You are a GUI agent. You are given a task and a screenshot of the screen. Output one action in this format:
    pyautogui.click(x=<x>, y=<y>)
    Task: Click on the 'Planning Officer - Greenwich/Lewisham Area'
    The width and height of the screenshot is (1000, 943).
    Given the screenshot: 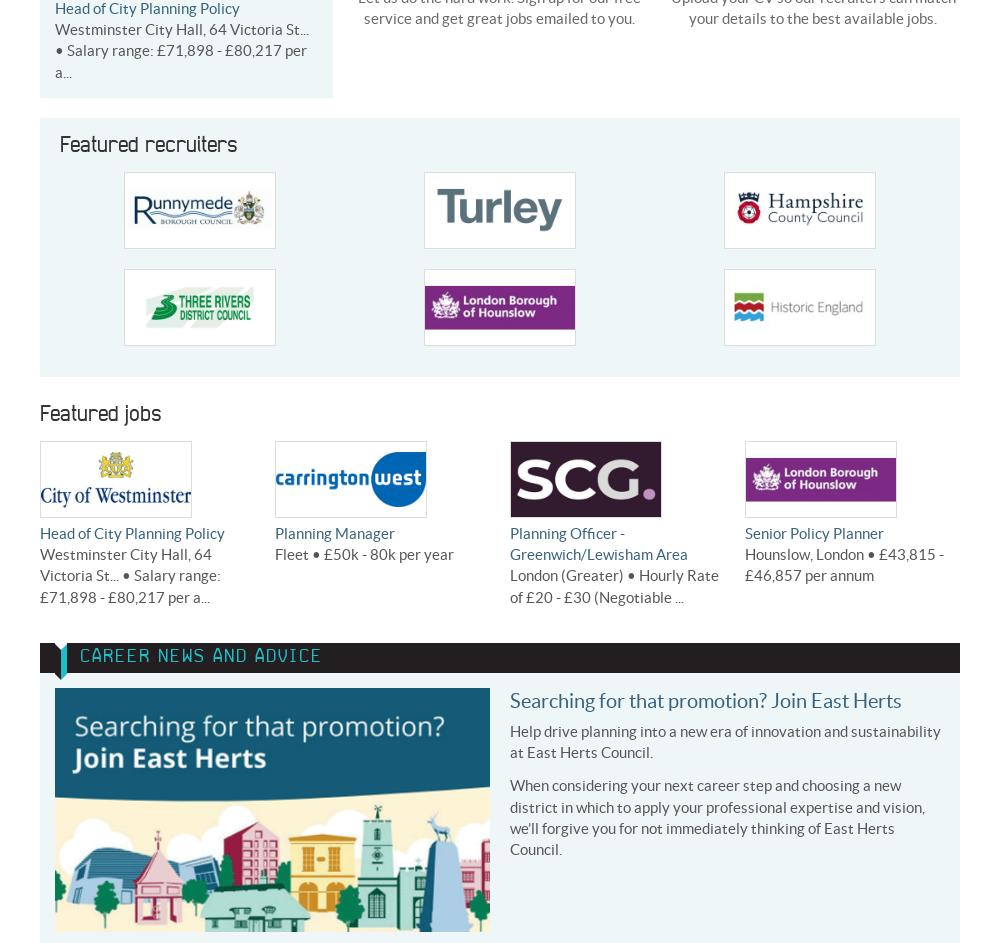 What is the action you would take?
    pyautogui.click(x=598, y=543)
    